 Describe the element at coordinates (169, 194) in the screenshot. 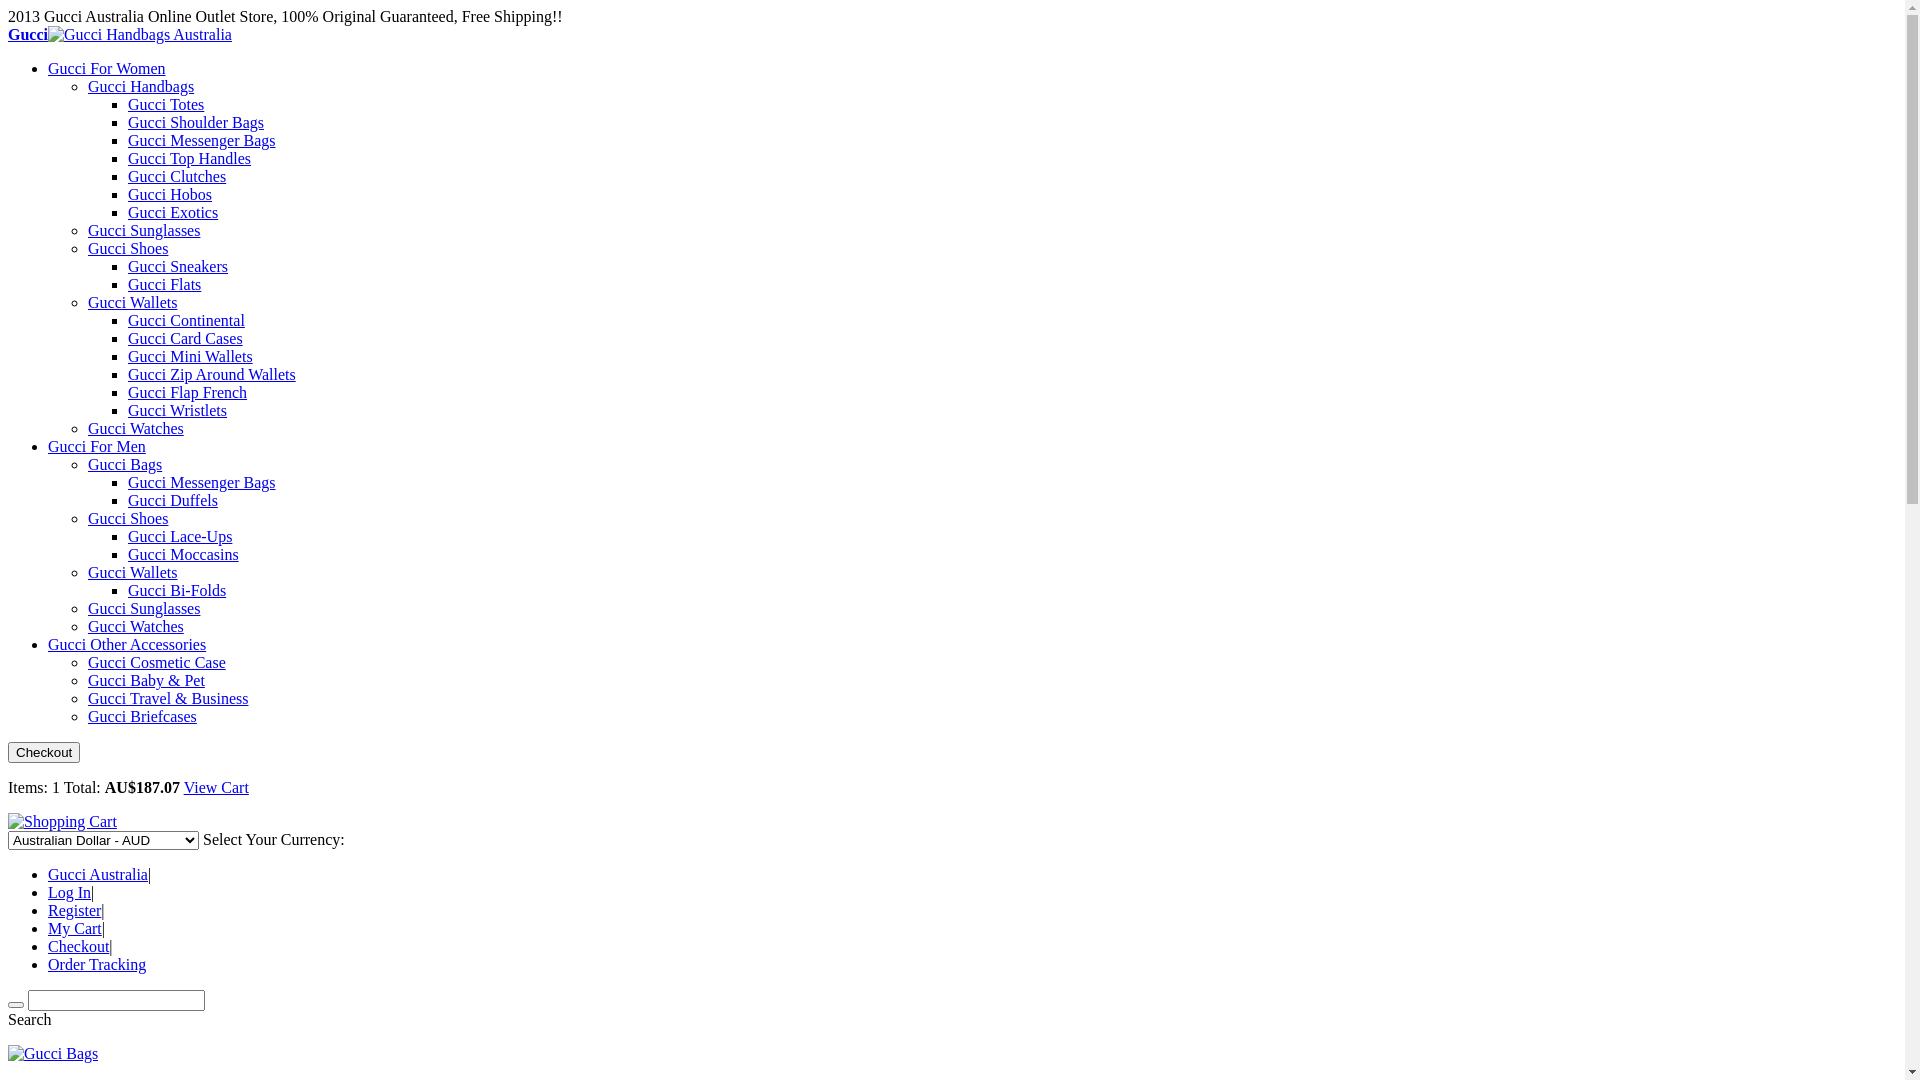

I see `'Gucci Hobos'` at that location.